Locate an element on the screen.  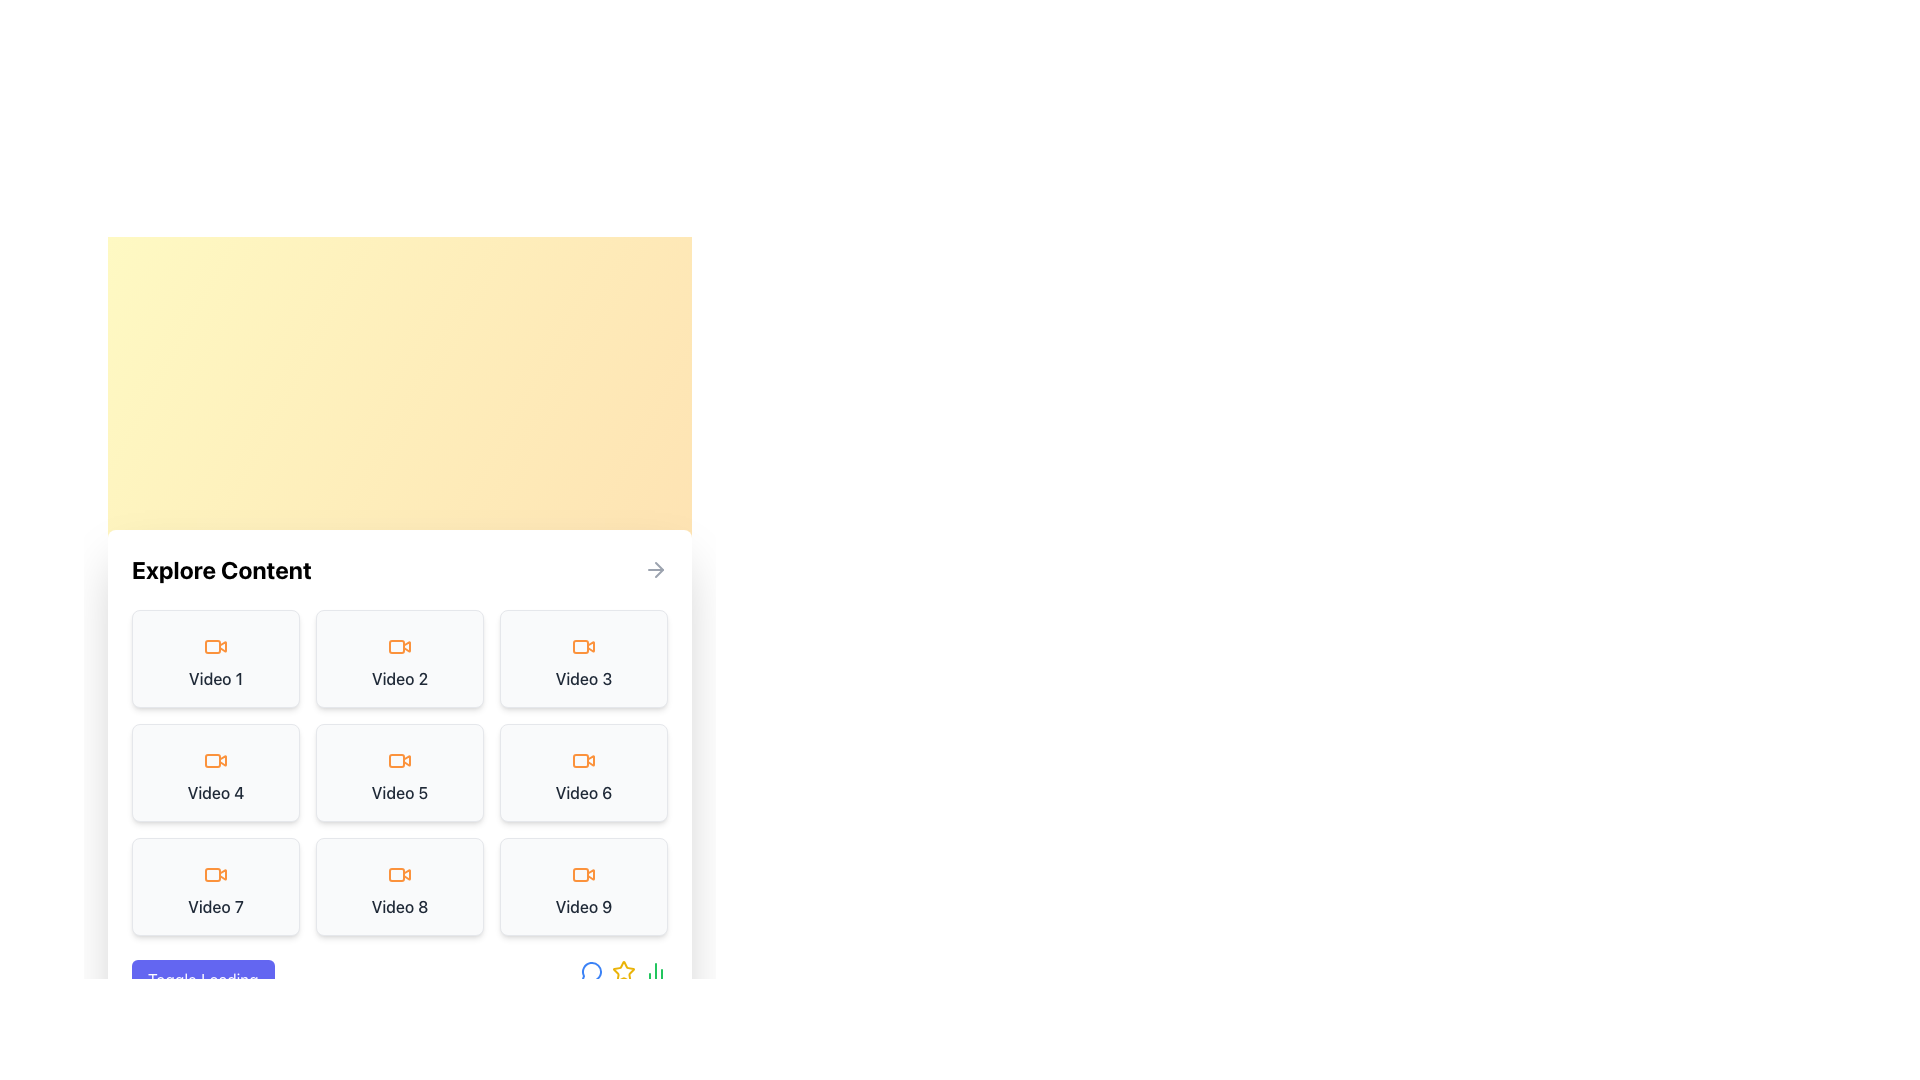
the text label in the second card of the first row in a 3x3 grid layout, which identifies the video card and is located below an orange video icon is located at coordinates (399, 677).